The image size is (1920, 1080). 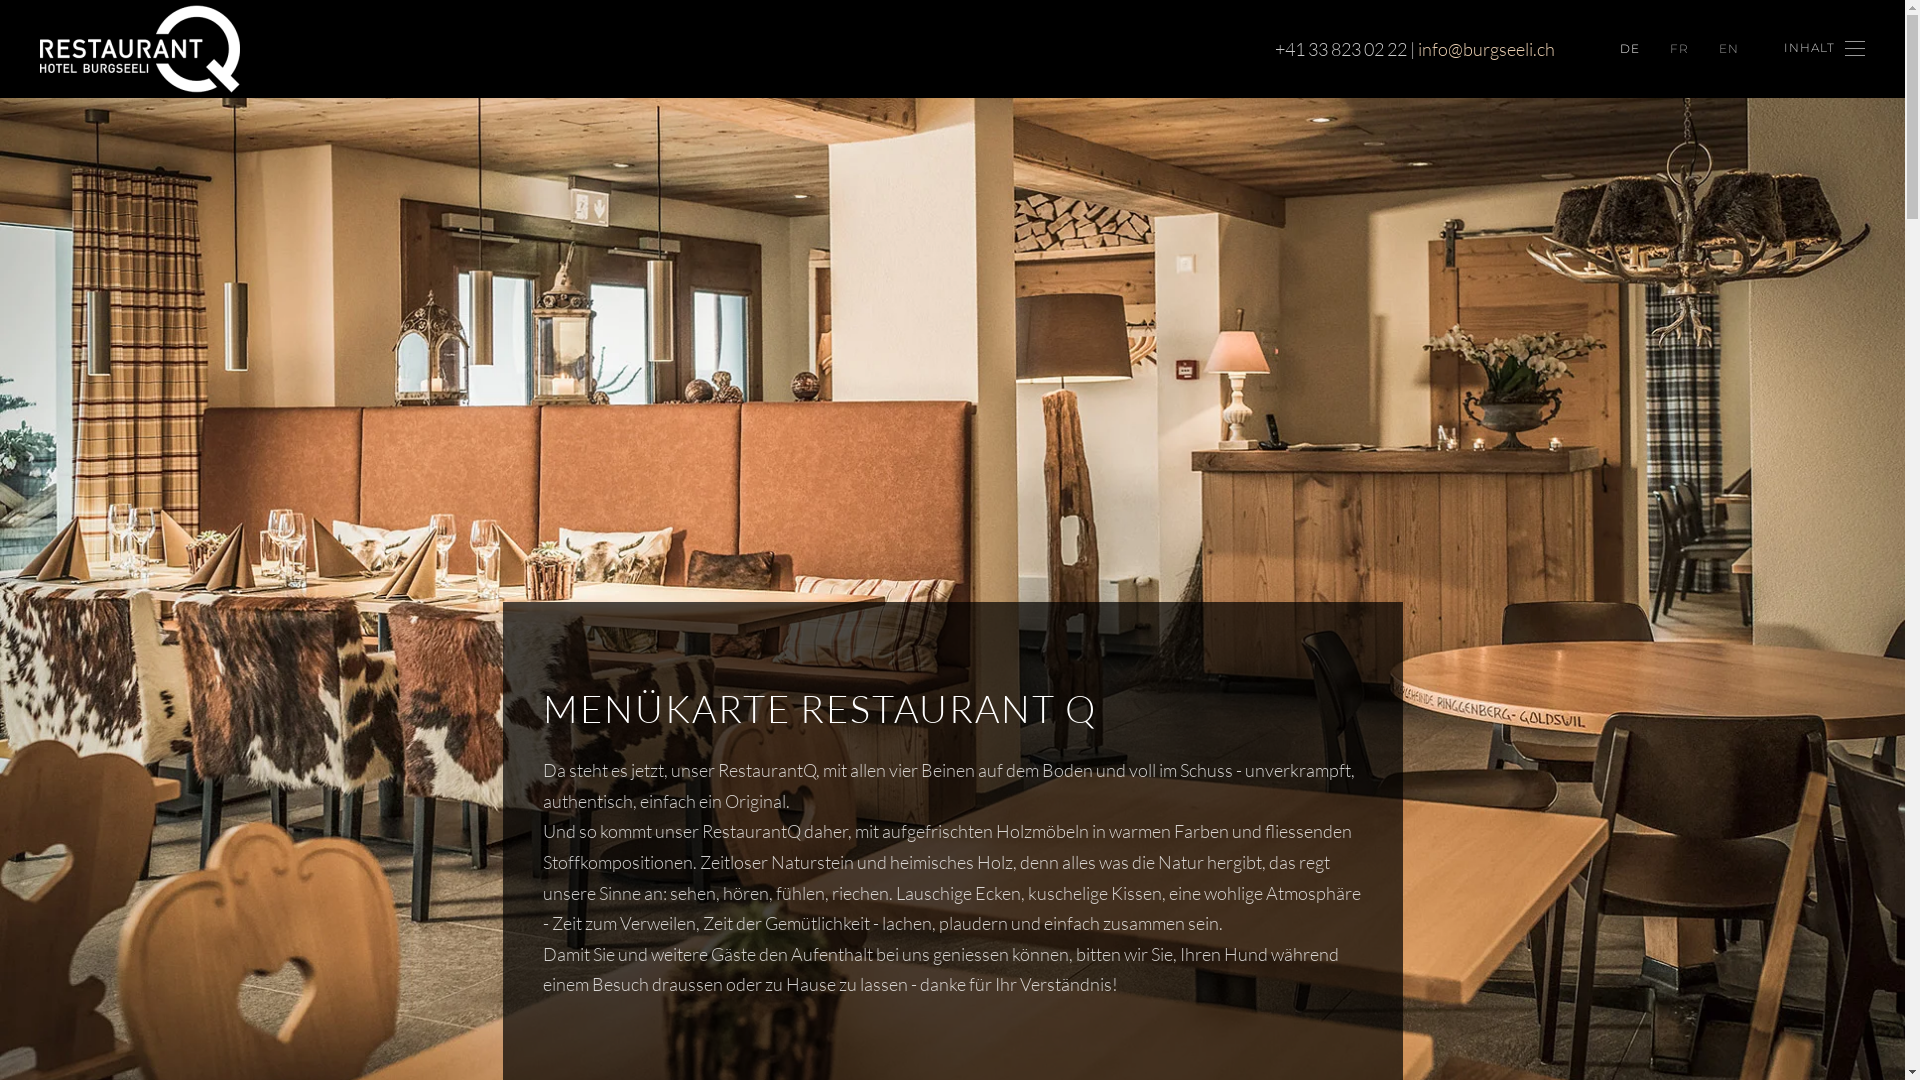 What do you see at coordinates (1630, 48) in the screenshot?
I see `'DE'` at bounding box center [1630, 48].